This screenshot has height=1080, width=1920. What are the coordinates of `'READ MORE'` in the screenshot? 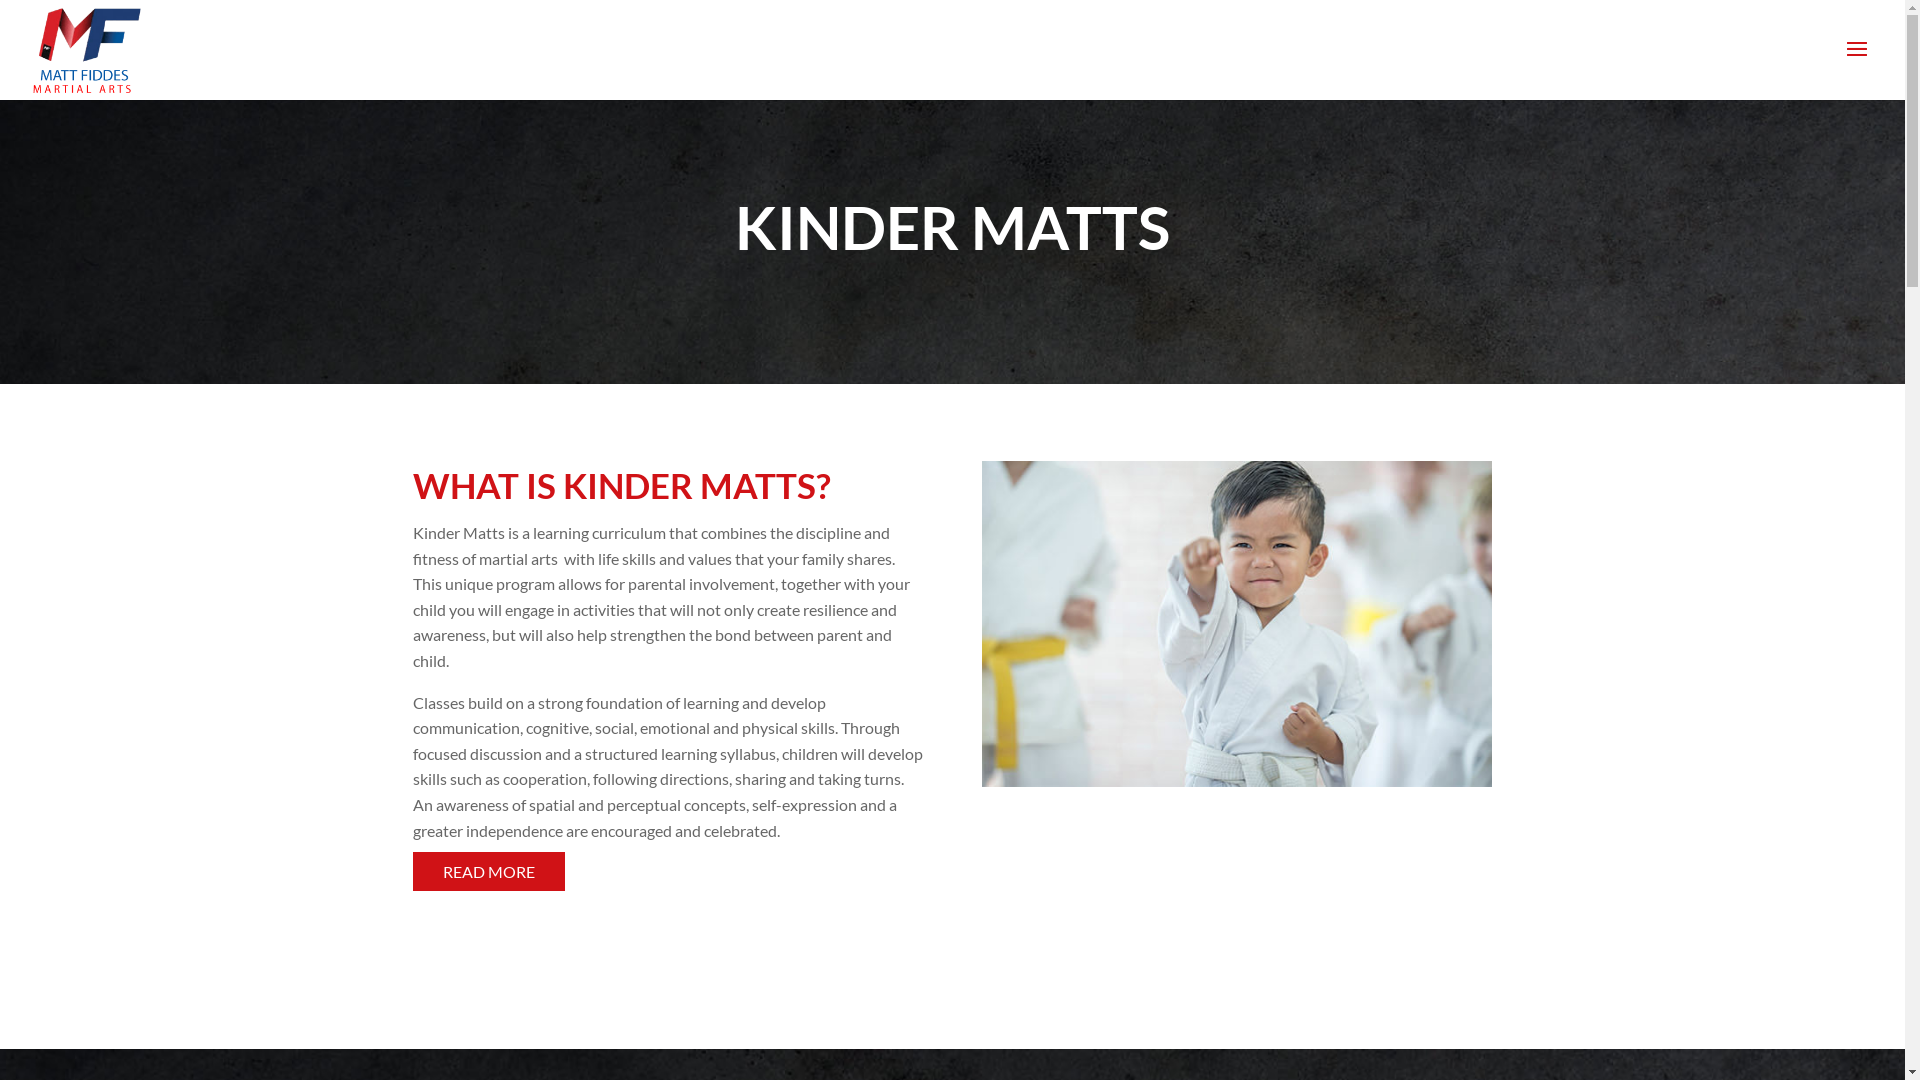 It's located at (411, 870).